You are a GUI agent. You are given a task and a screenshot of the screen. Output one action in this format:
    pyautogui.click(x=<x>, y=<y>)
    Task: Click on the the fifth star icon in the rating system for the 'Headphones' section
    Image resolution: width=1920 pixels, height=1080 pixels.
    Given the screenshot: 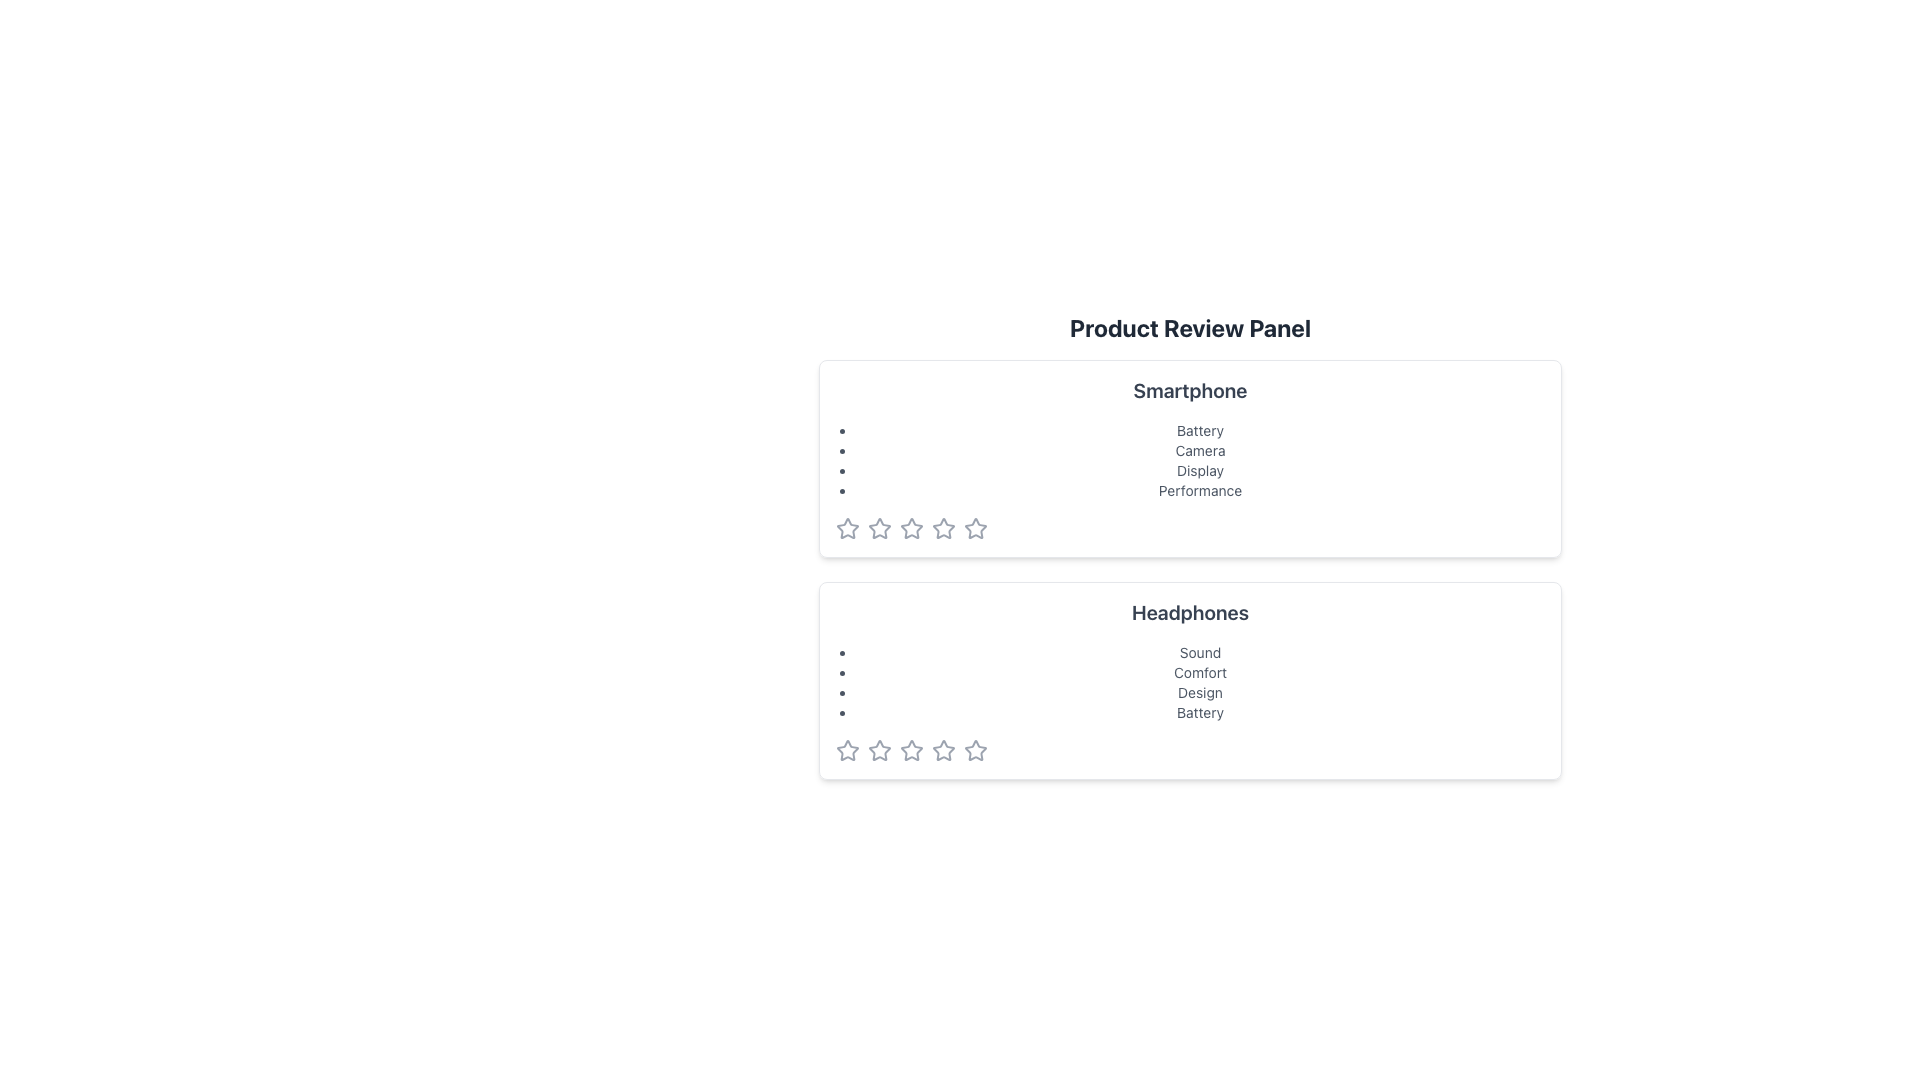 What is the action you would take?
    pyautogui.click(x=975, y=750)
    